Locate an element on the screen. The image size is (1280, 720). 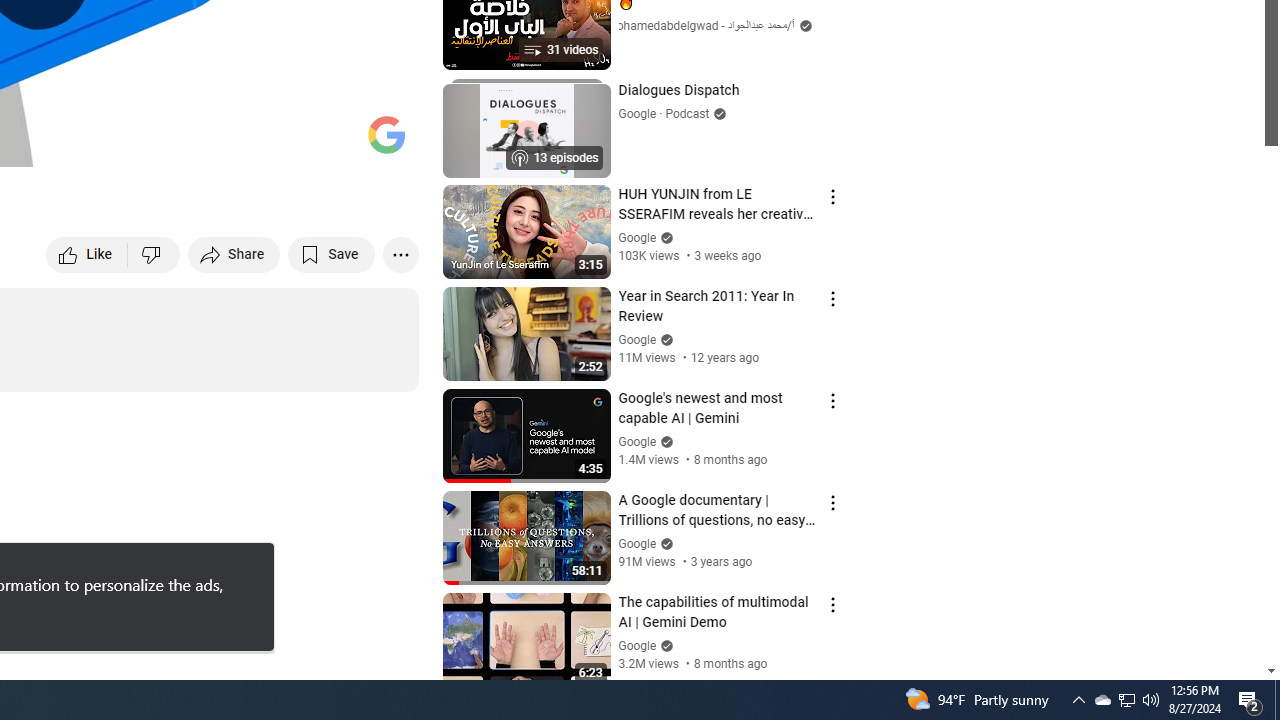
'Like' is located at coordinates (86, 253).